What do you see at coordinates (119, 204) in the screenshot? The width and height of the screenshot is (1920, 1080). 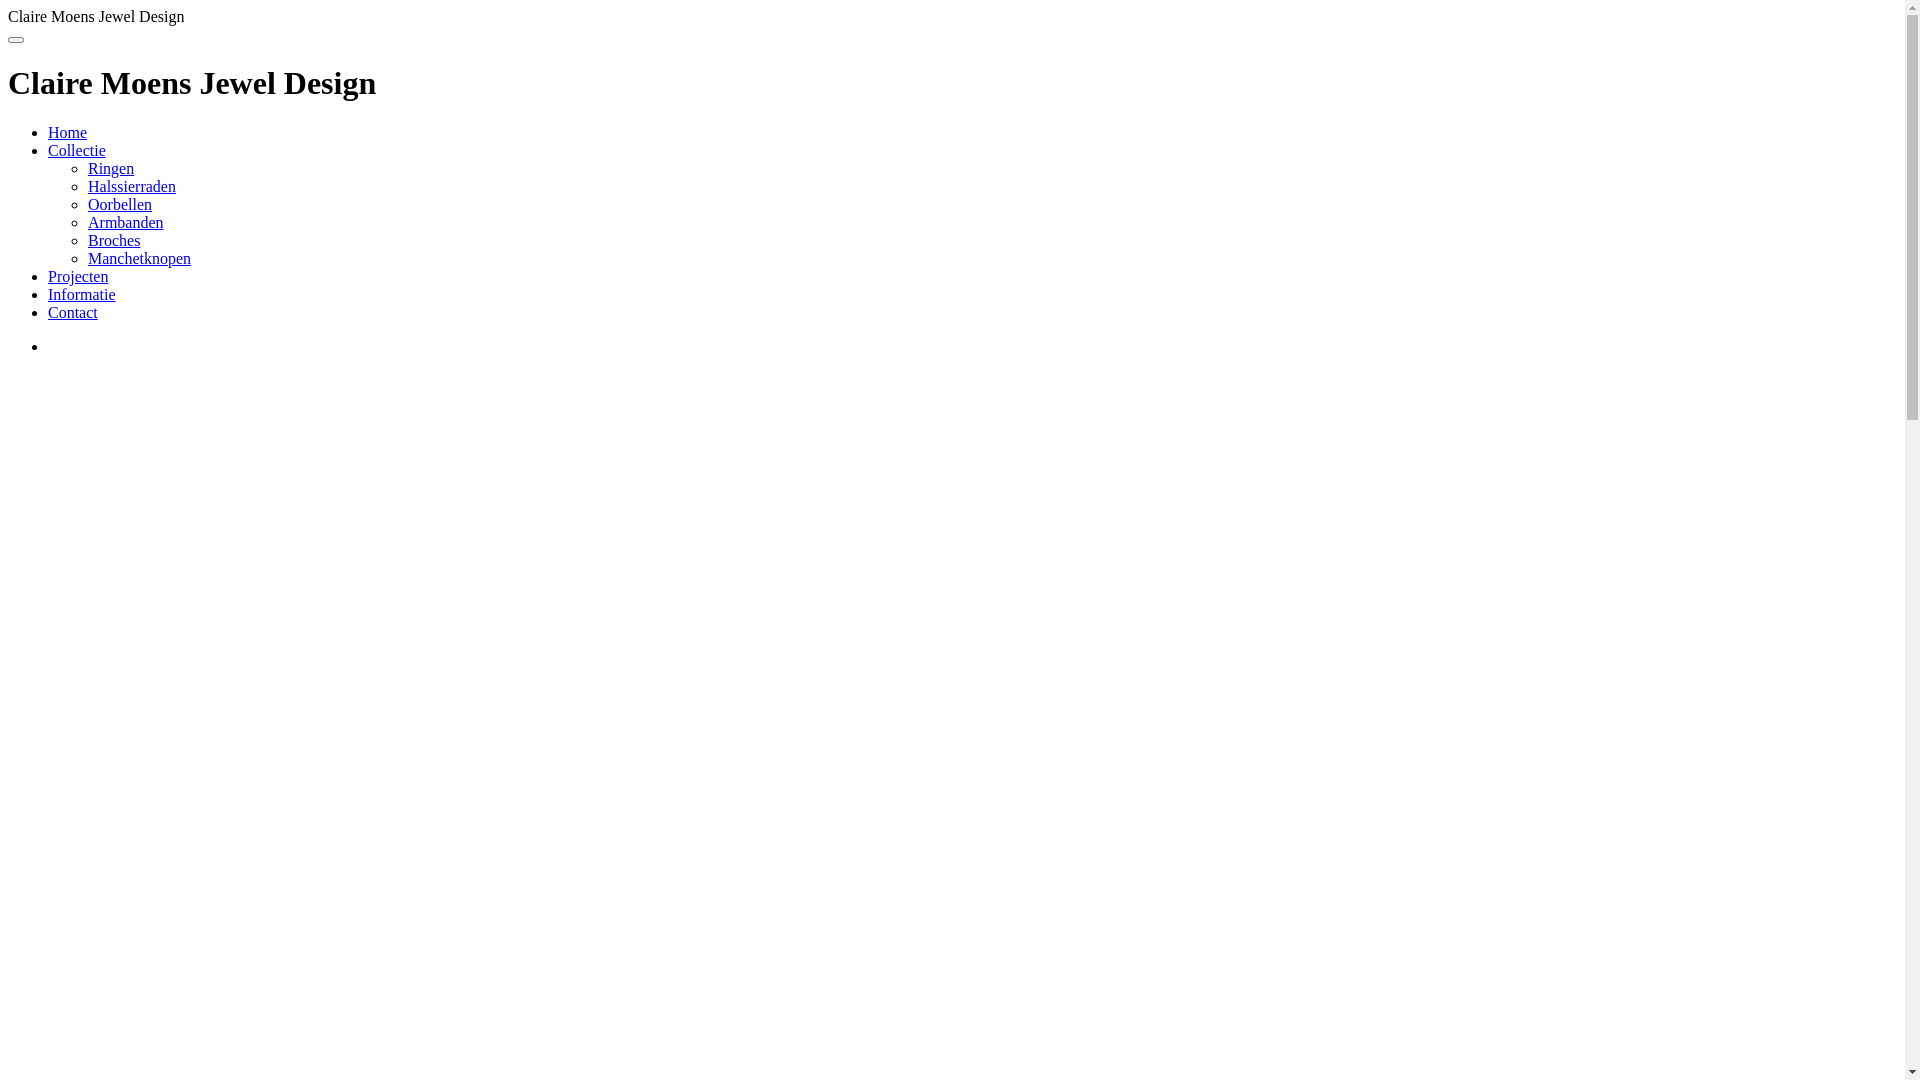 I see `'Oorbellen'` at bounding box center [119, 204].